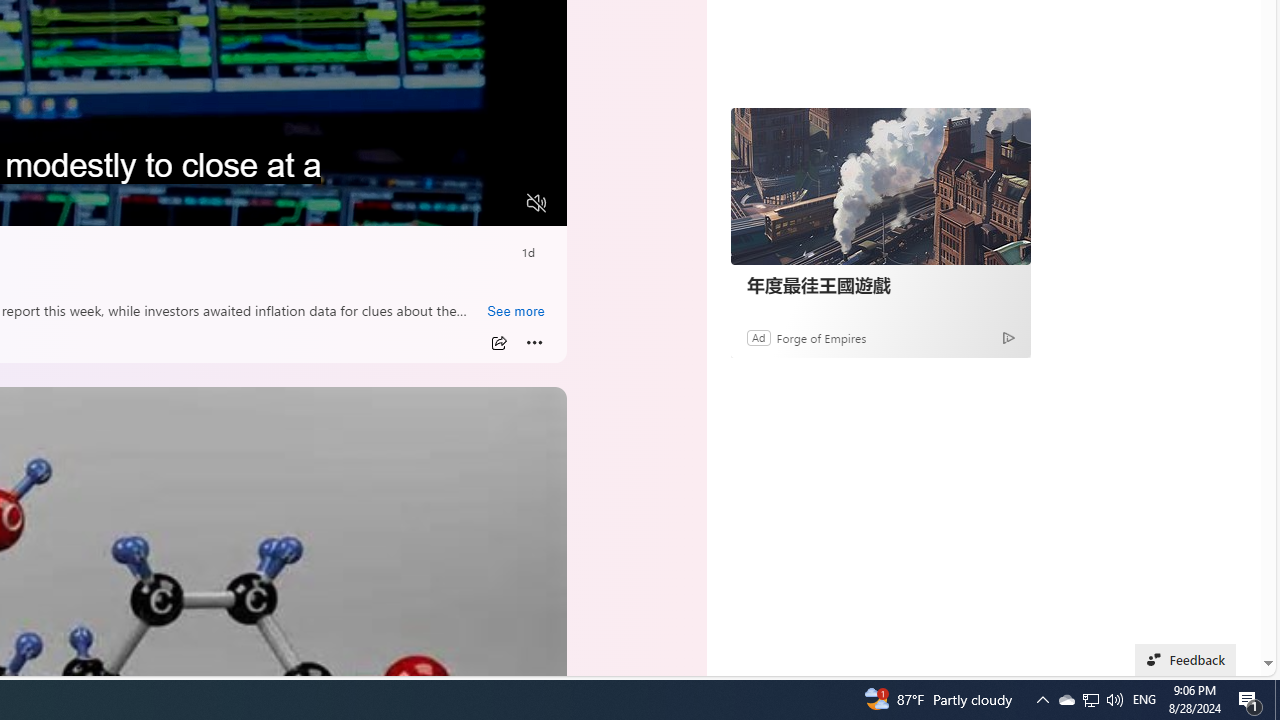 The height and width of the screenshot is (720, 1280). I want to click on 'Ad Choice', so click(1008, 336).